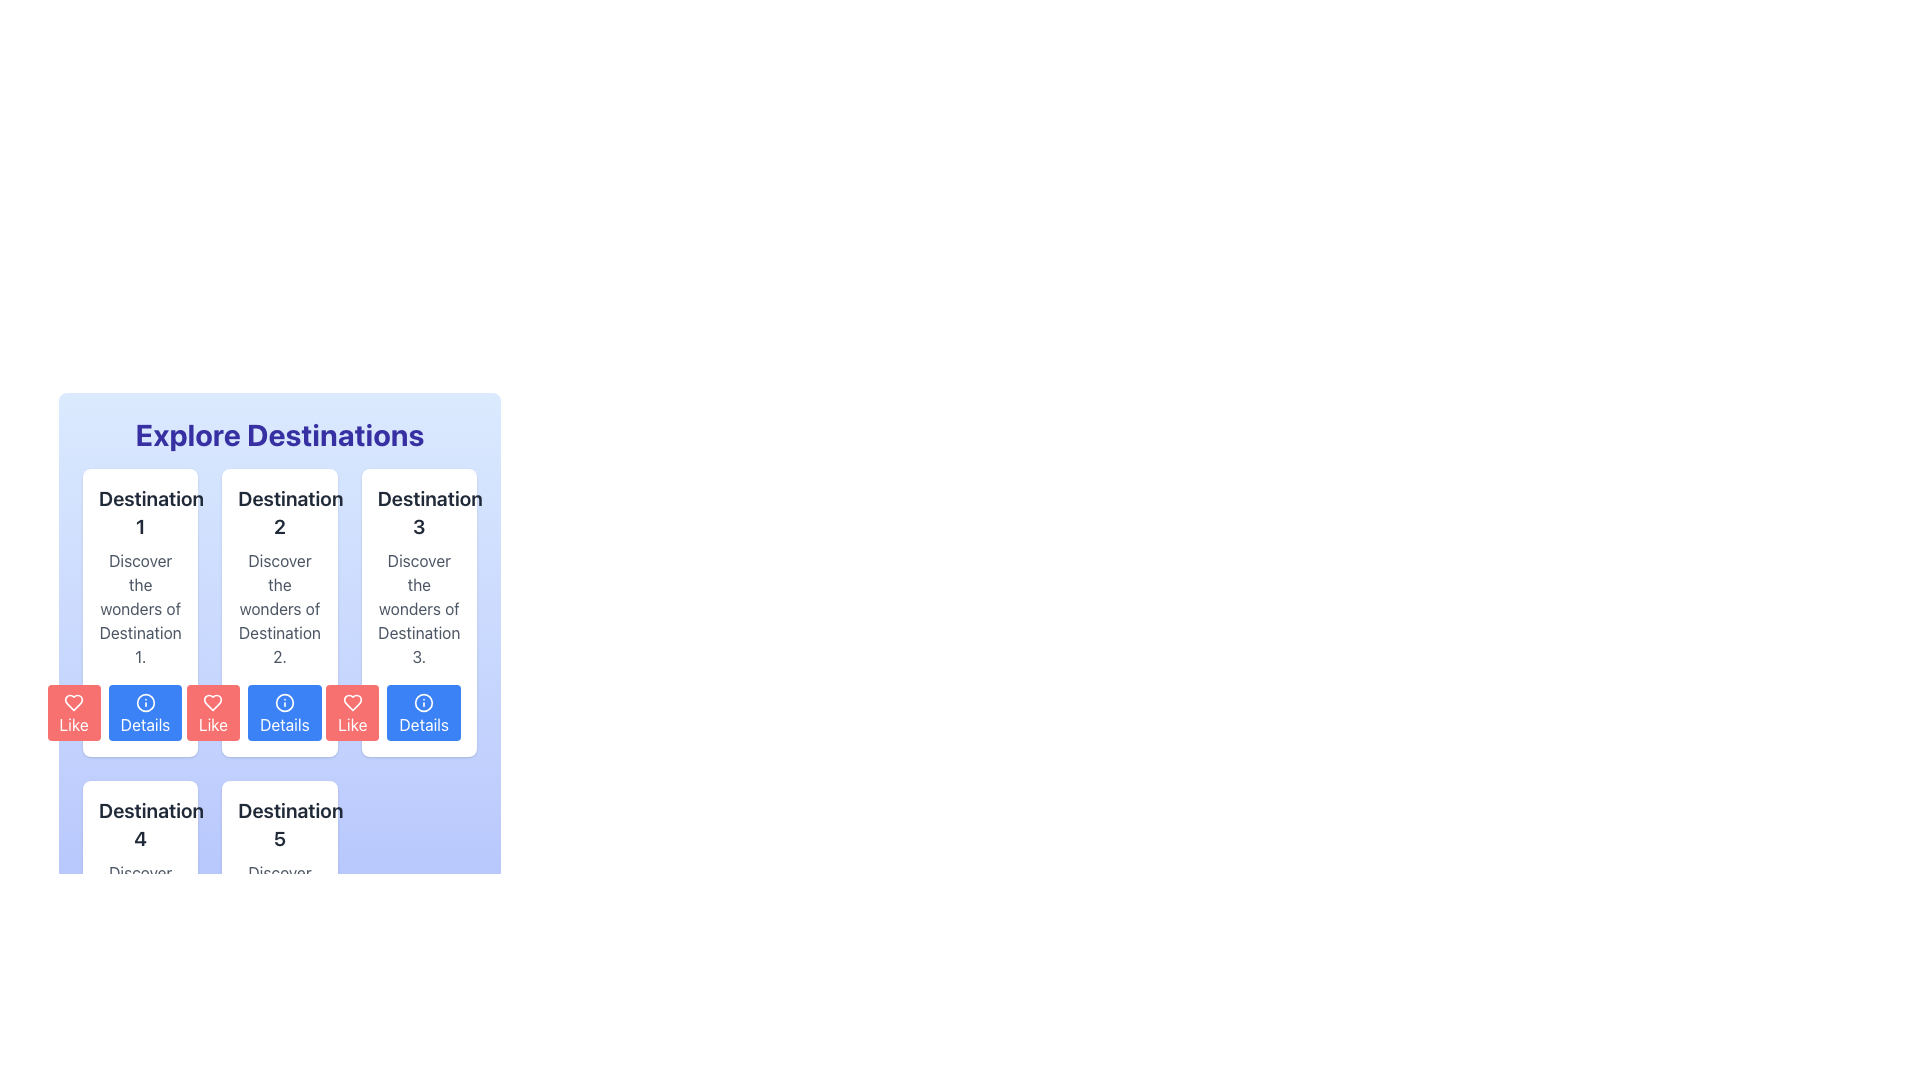  Describe the element at coordinates (418, 712) in the screenshot. I see `the button located in the bottom right corner of the card labeled 'Destination 3' in the 'Explore Destinations' grid` at that location.